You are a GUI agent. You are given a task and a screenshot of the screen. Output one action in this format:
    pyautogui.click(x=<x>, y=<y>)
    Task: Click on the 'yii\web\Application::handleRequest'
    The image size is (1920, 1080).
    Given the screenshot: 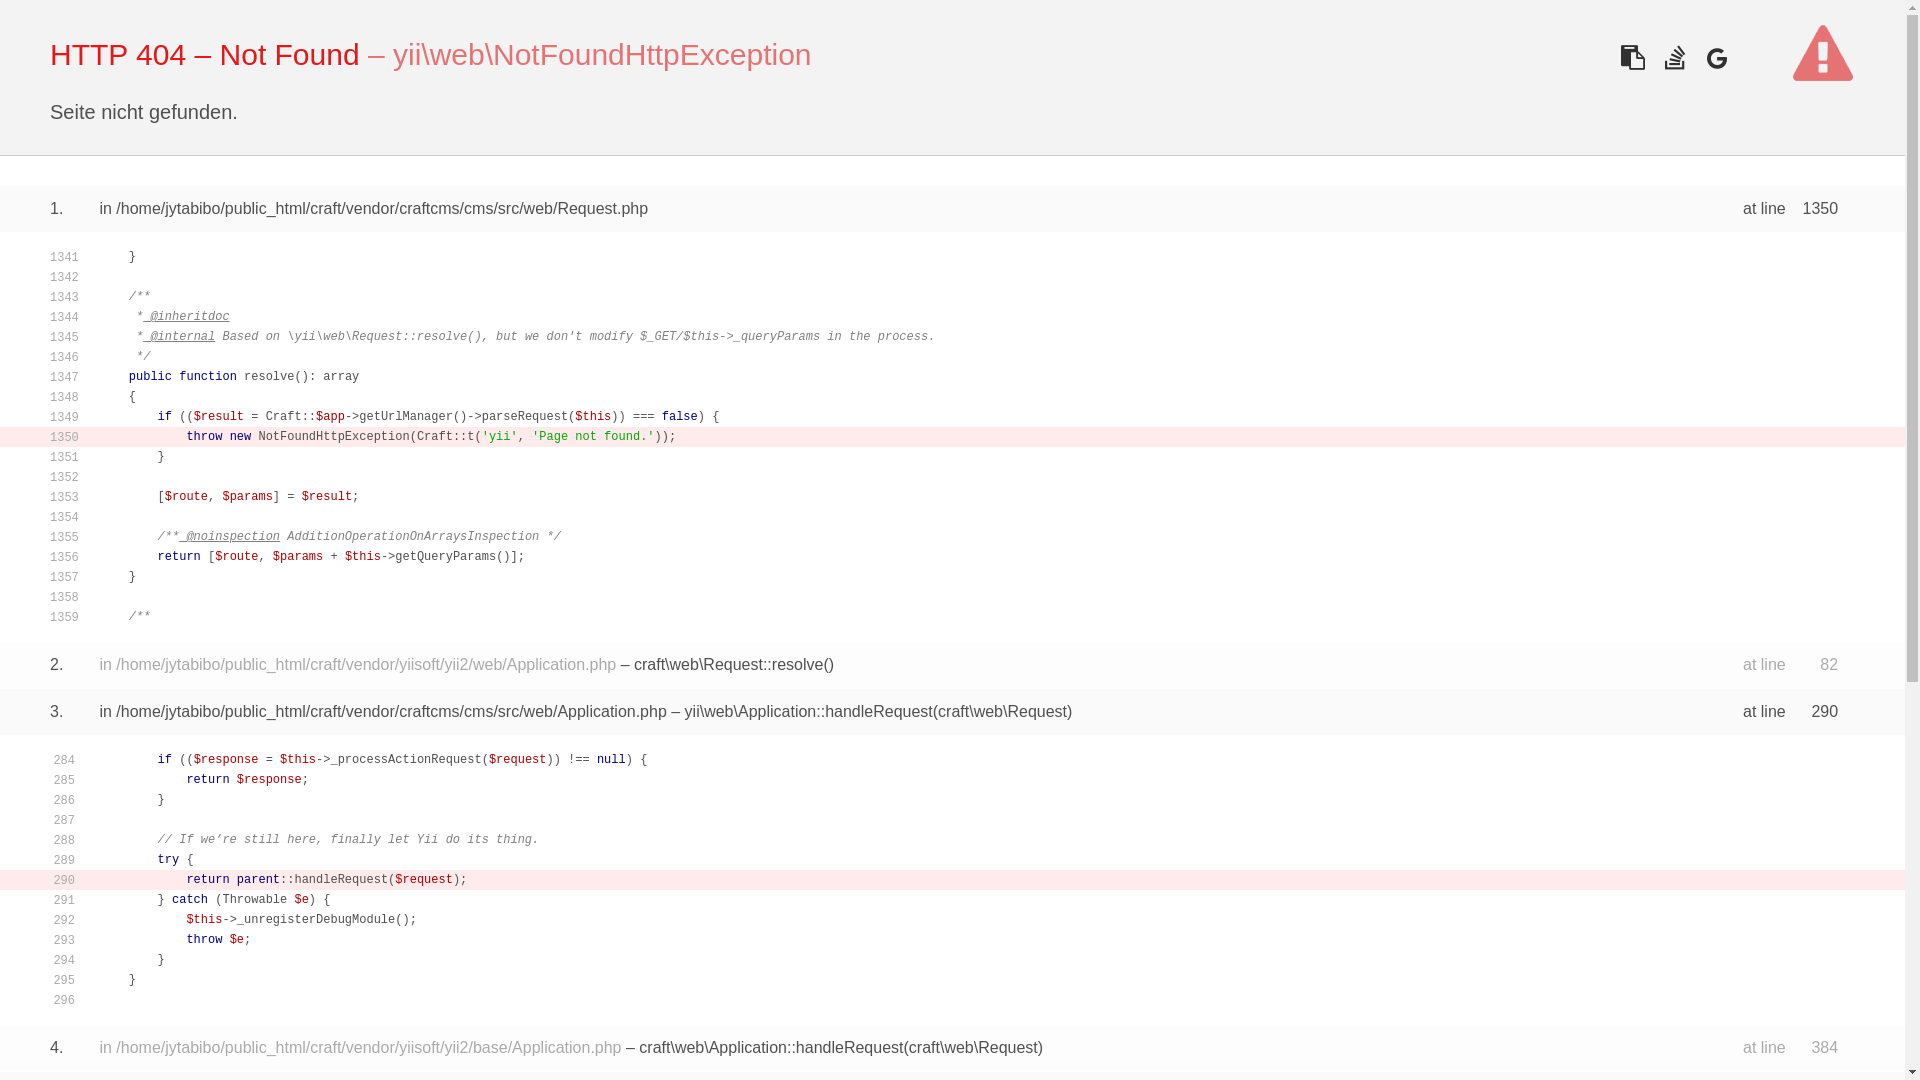 What is the action you would take?
    pyautogui.click(x=809, y=710)
    